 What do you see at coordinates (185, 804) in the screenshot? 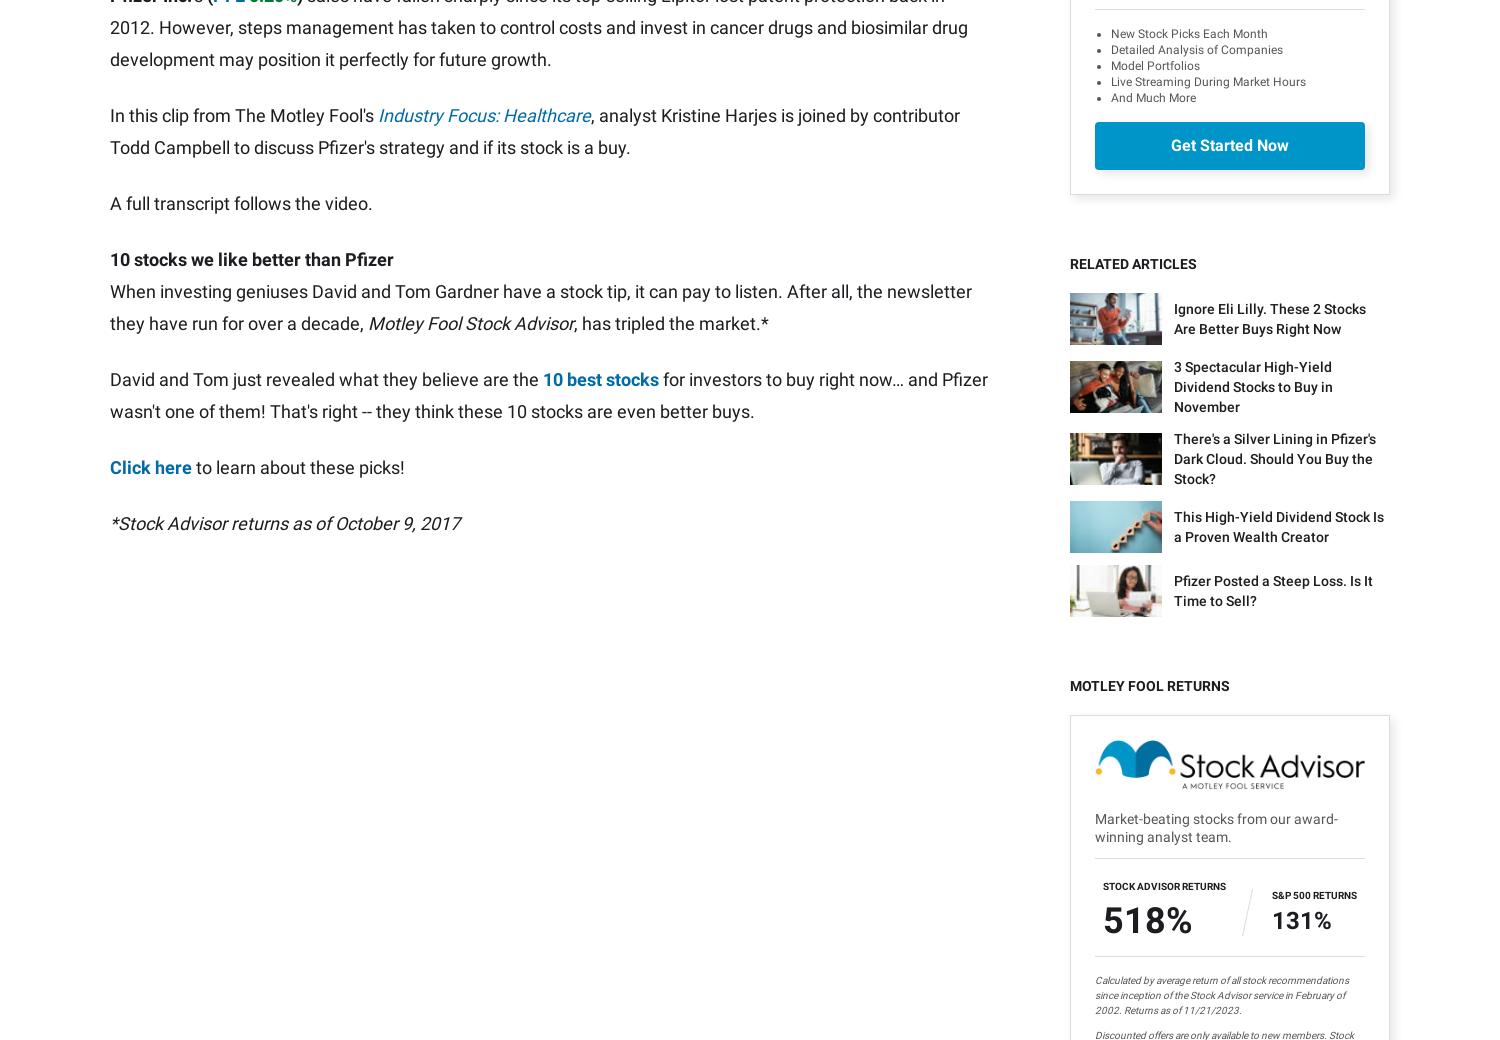
I see `'Market data powered by'` at bounding box center [185, 804].